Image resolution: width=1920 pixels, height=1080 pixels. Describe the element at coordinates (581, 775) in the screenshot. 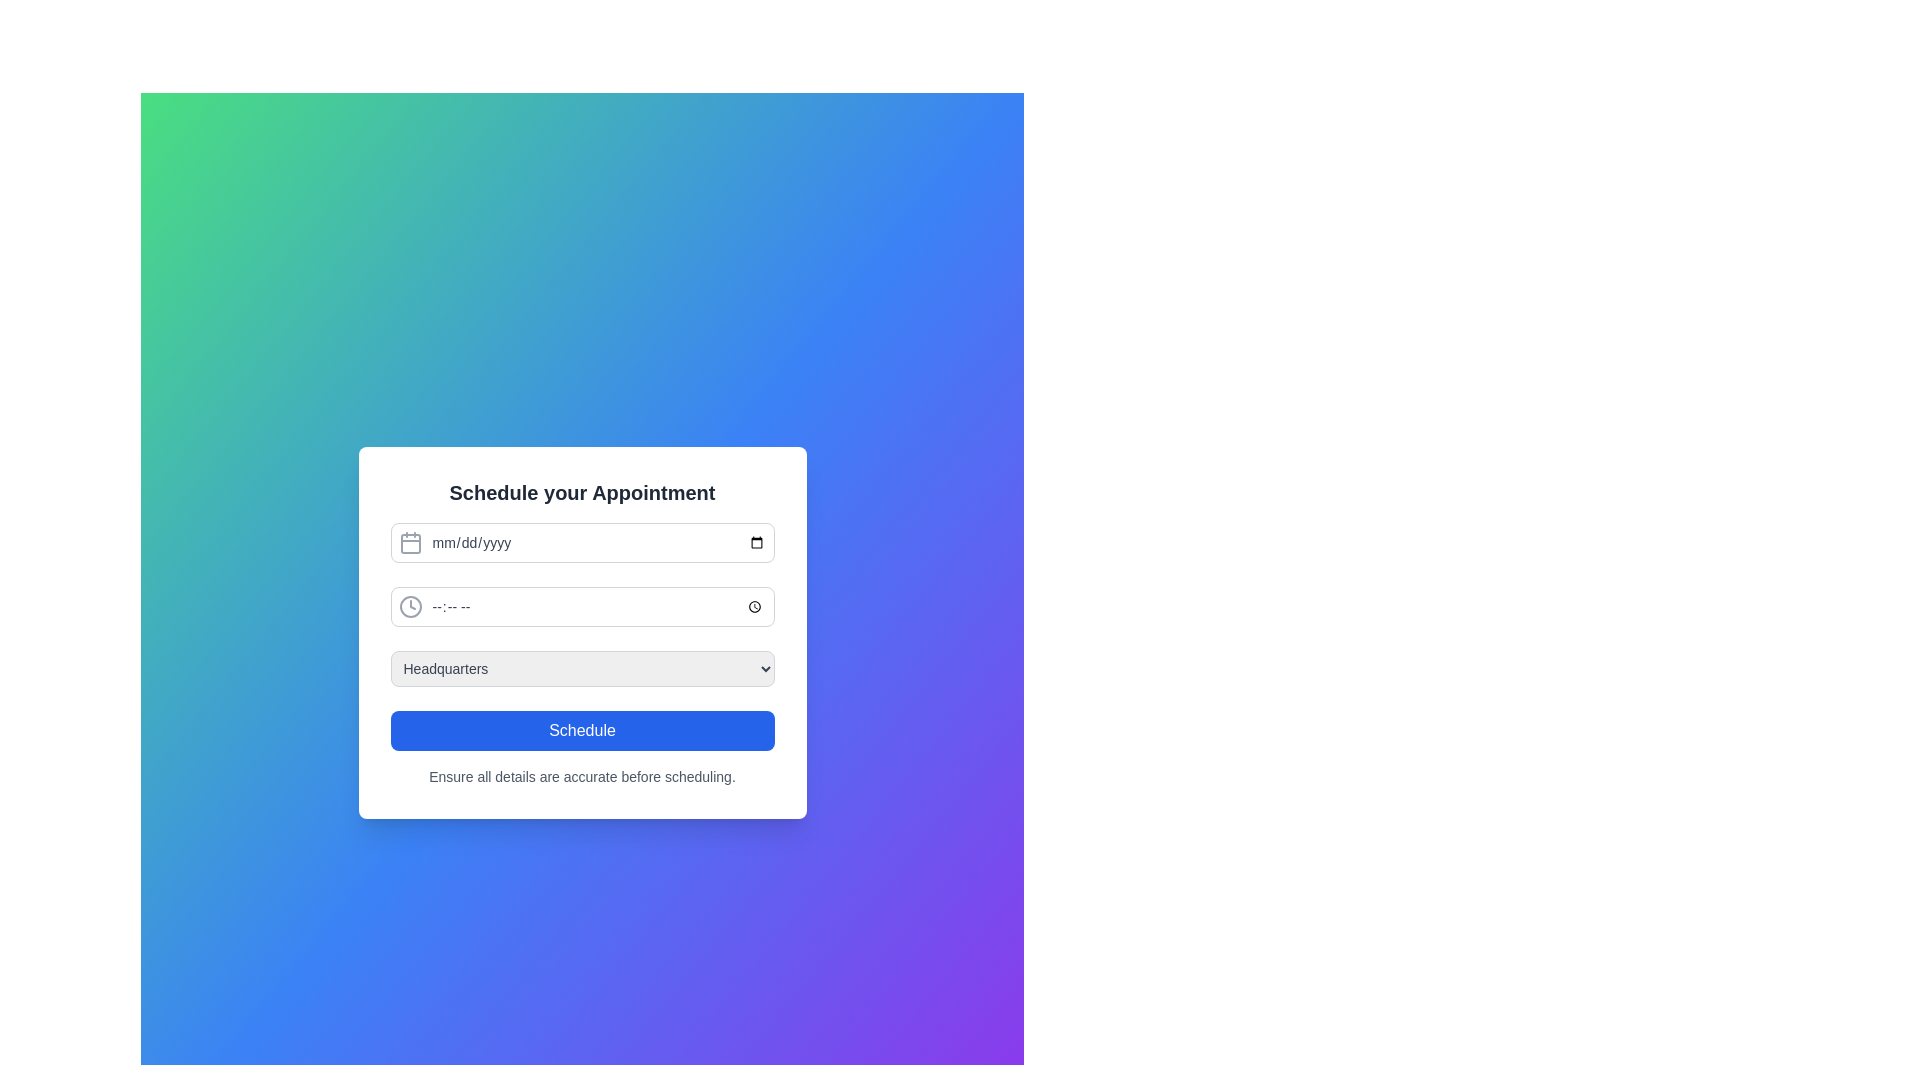

I see `instructional text element that specifies 'Ensure all details are accurate before scheduling.', which is located at the bottom of the appointment scheduling form, beneath the 'Schedule' button` at that location.